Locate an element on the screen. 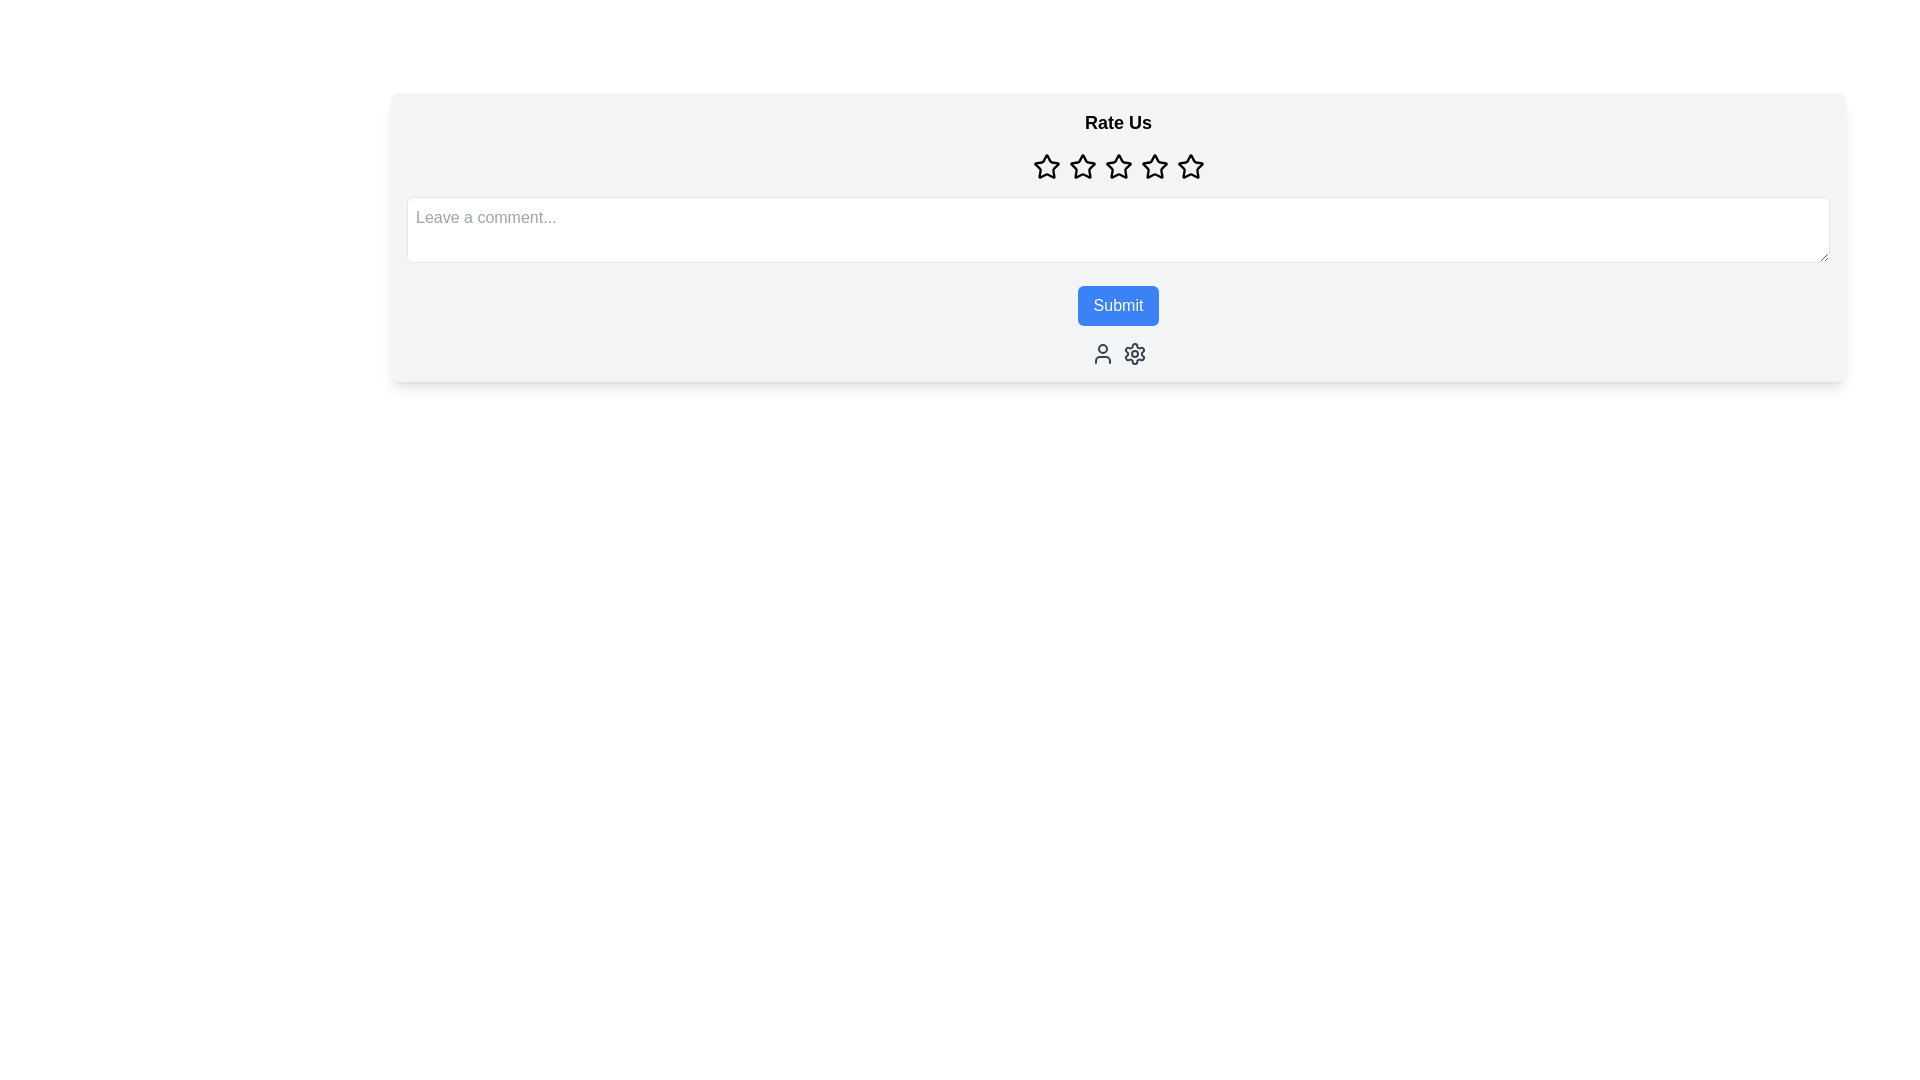 Image resolution: width=1920 pixels, height=1080 pixels. the first star-shaped icon under the 'Rate Us' header is located at coordinates (1045, 165).